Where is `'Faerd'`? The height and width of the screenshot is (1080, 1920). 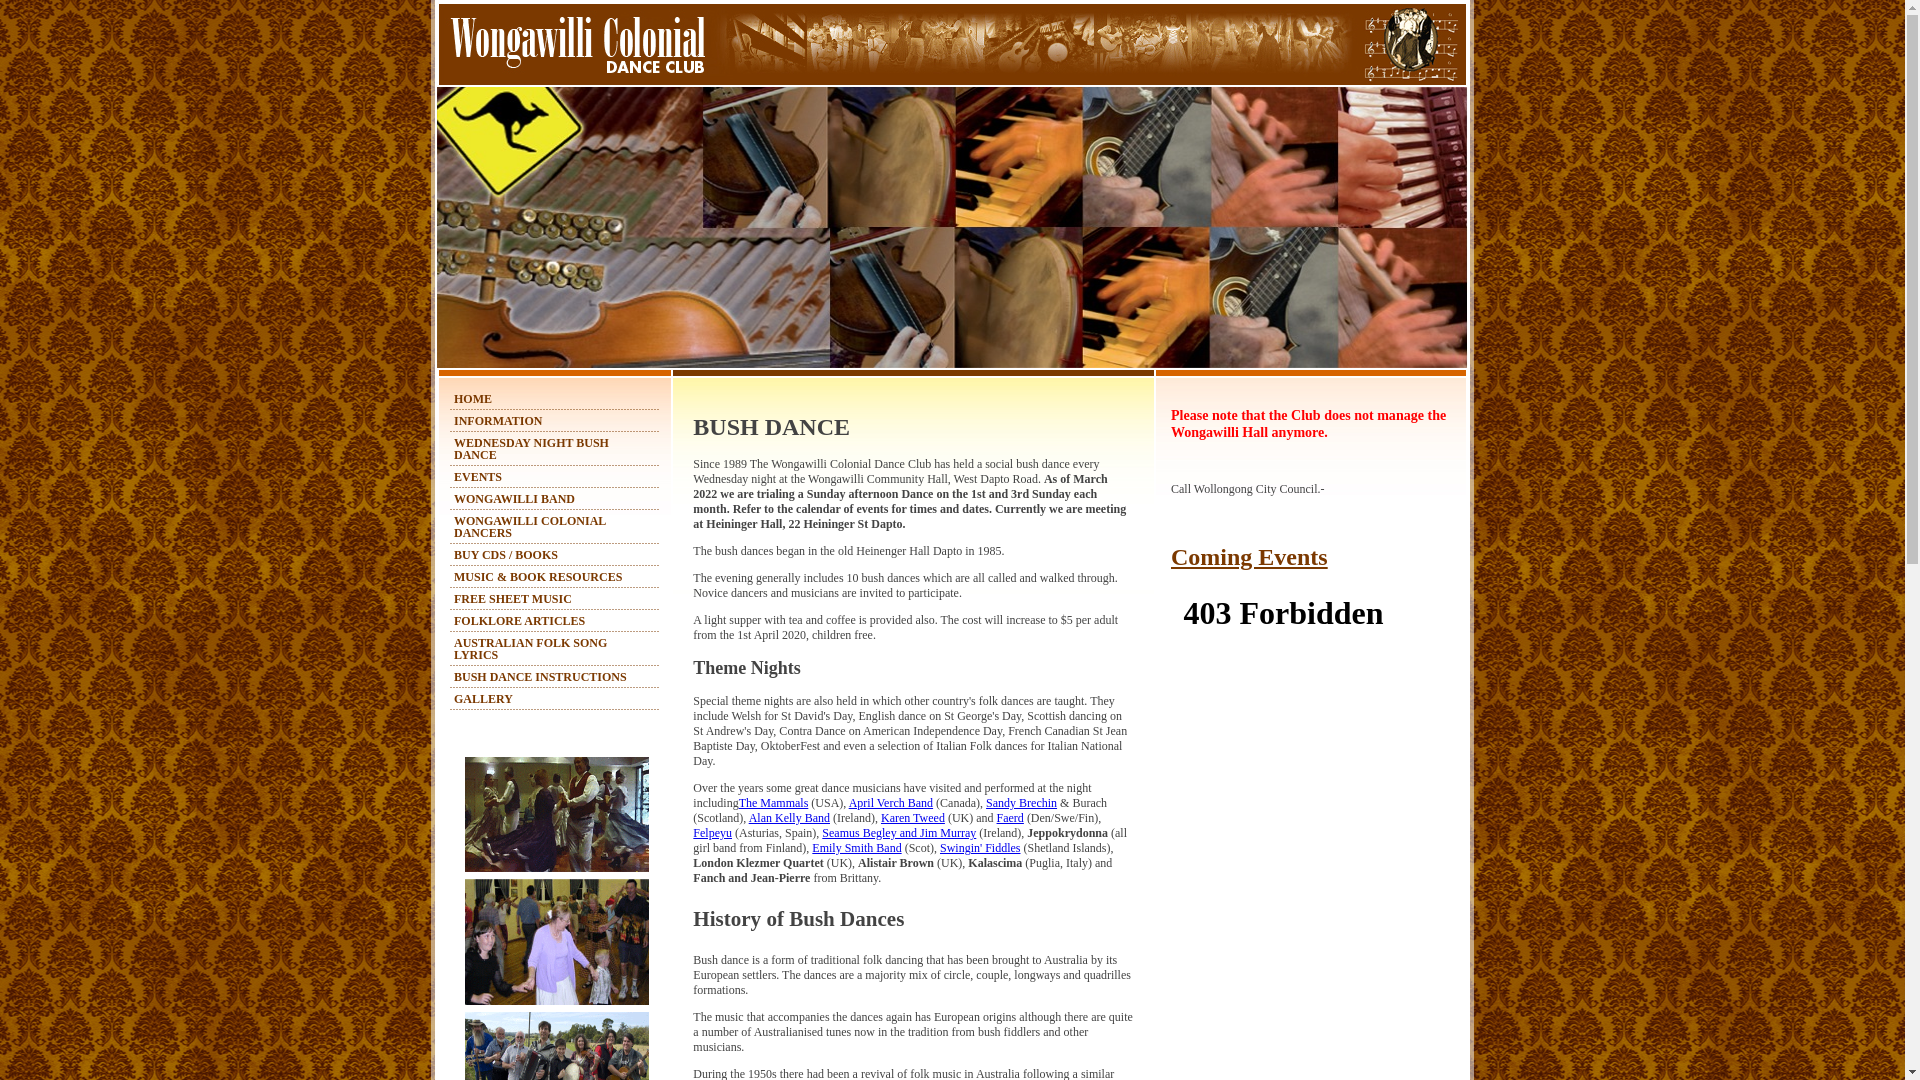
'Faerd' is located at coordinates (1010, 817).